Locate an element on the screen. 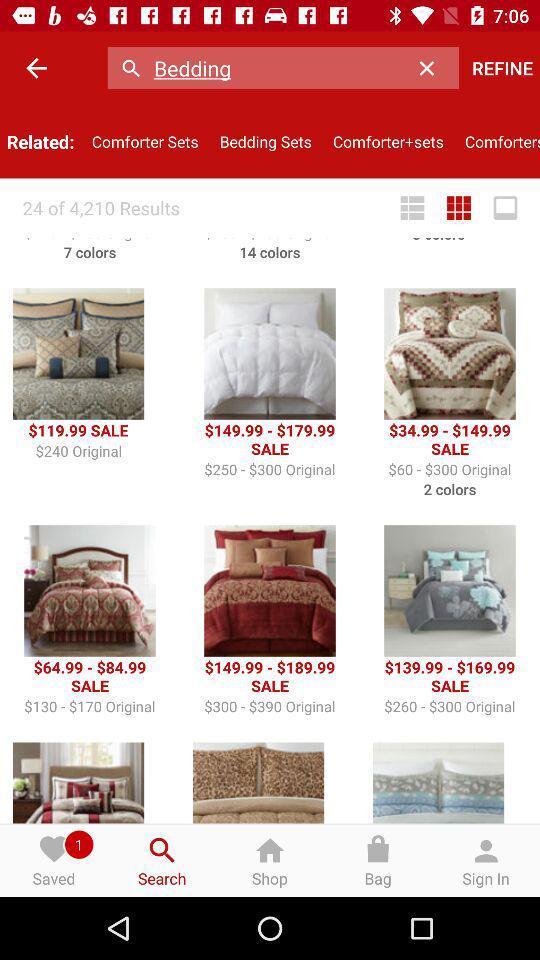 The image size is (540, 960). the comforters is located at coordinates (496, 140).